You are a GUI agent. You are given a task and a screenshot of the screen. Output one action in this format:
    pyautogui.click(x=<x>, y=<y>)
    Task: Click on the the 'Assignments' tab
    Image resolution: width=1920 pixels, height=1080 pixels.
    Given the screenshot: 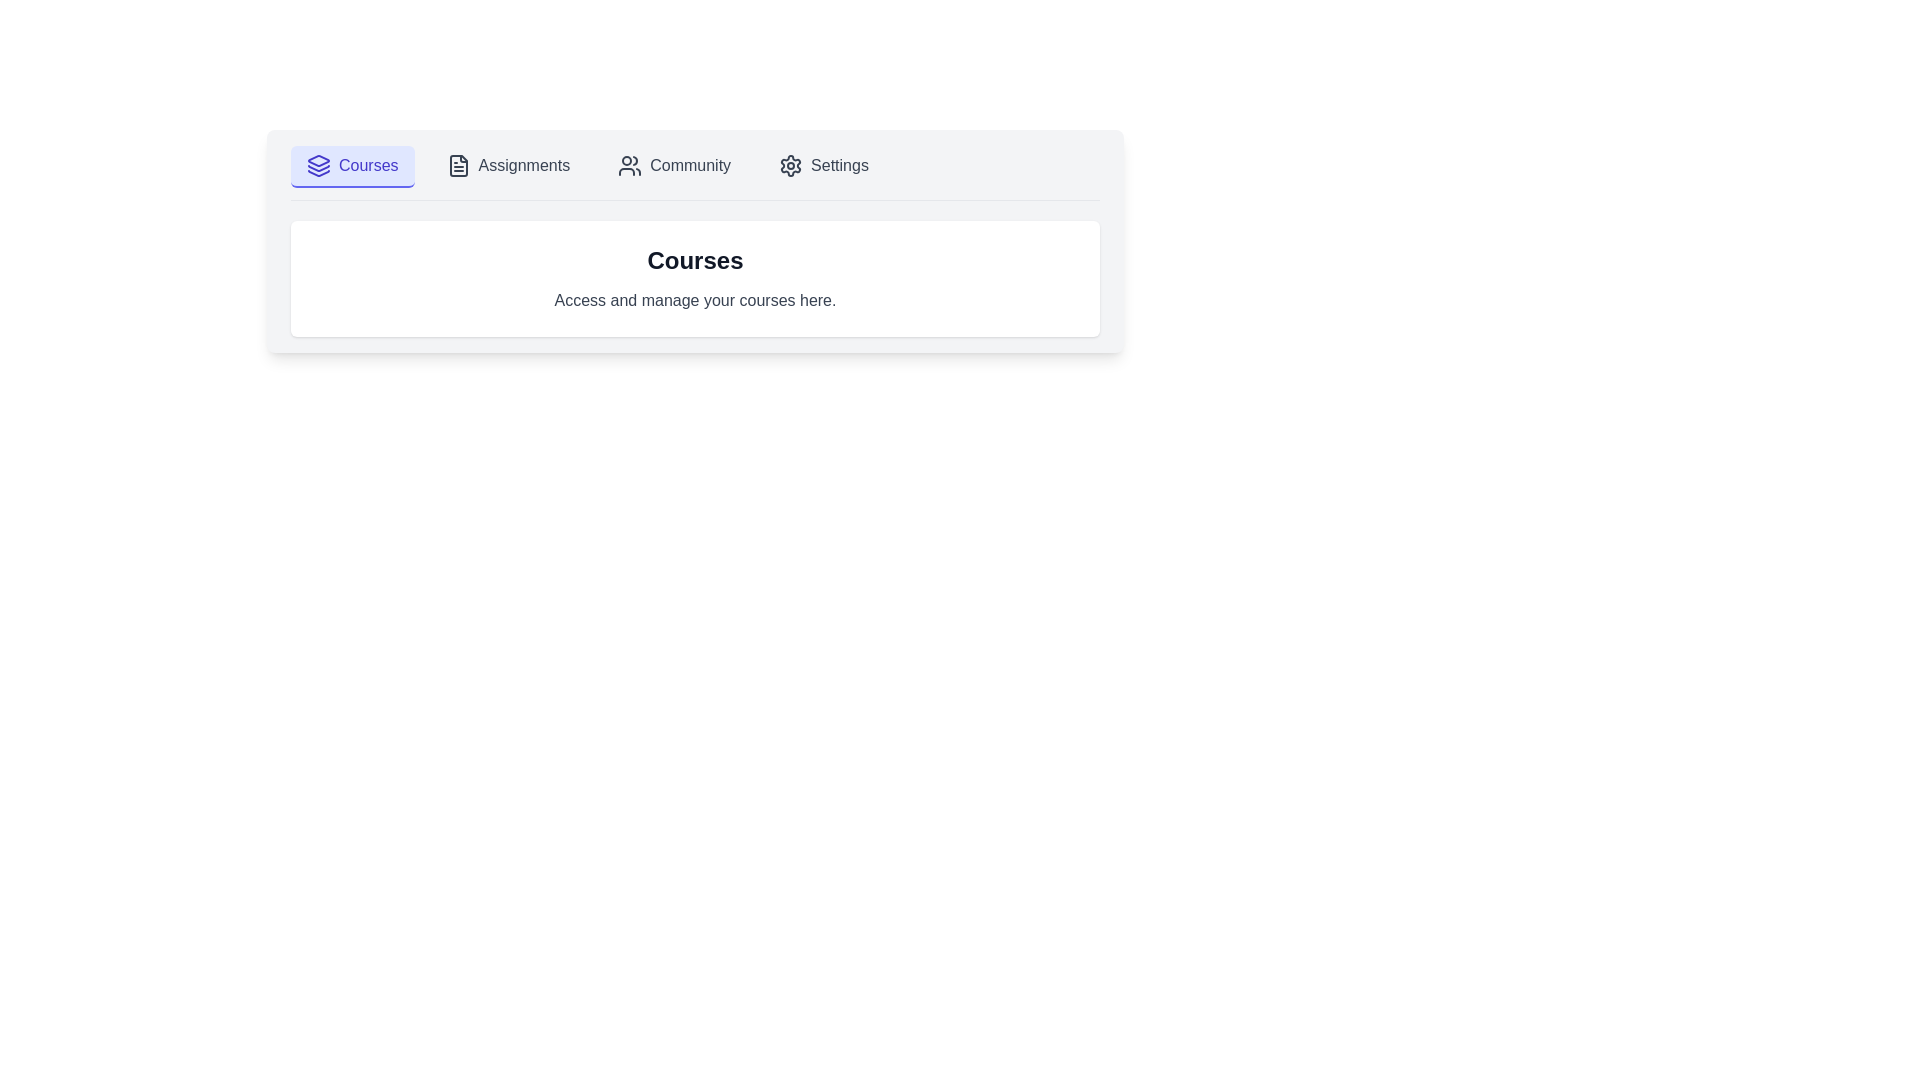 What is the action you would take?
    pyautogui.click(x=508, y=165)
    